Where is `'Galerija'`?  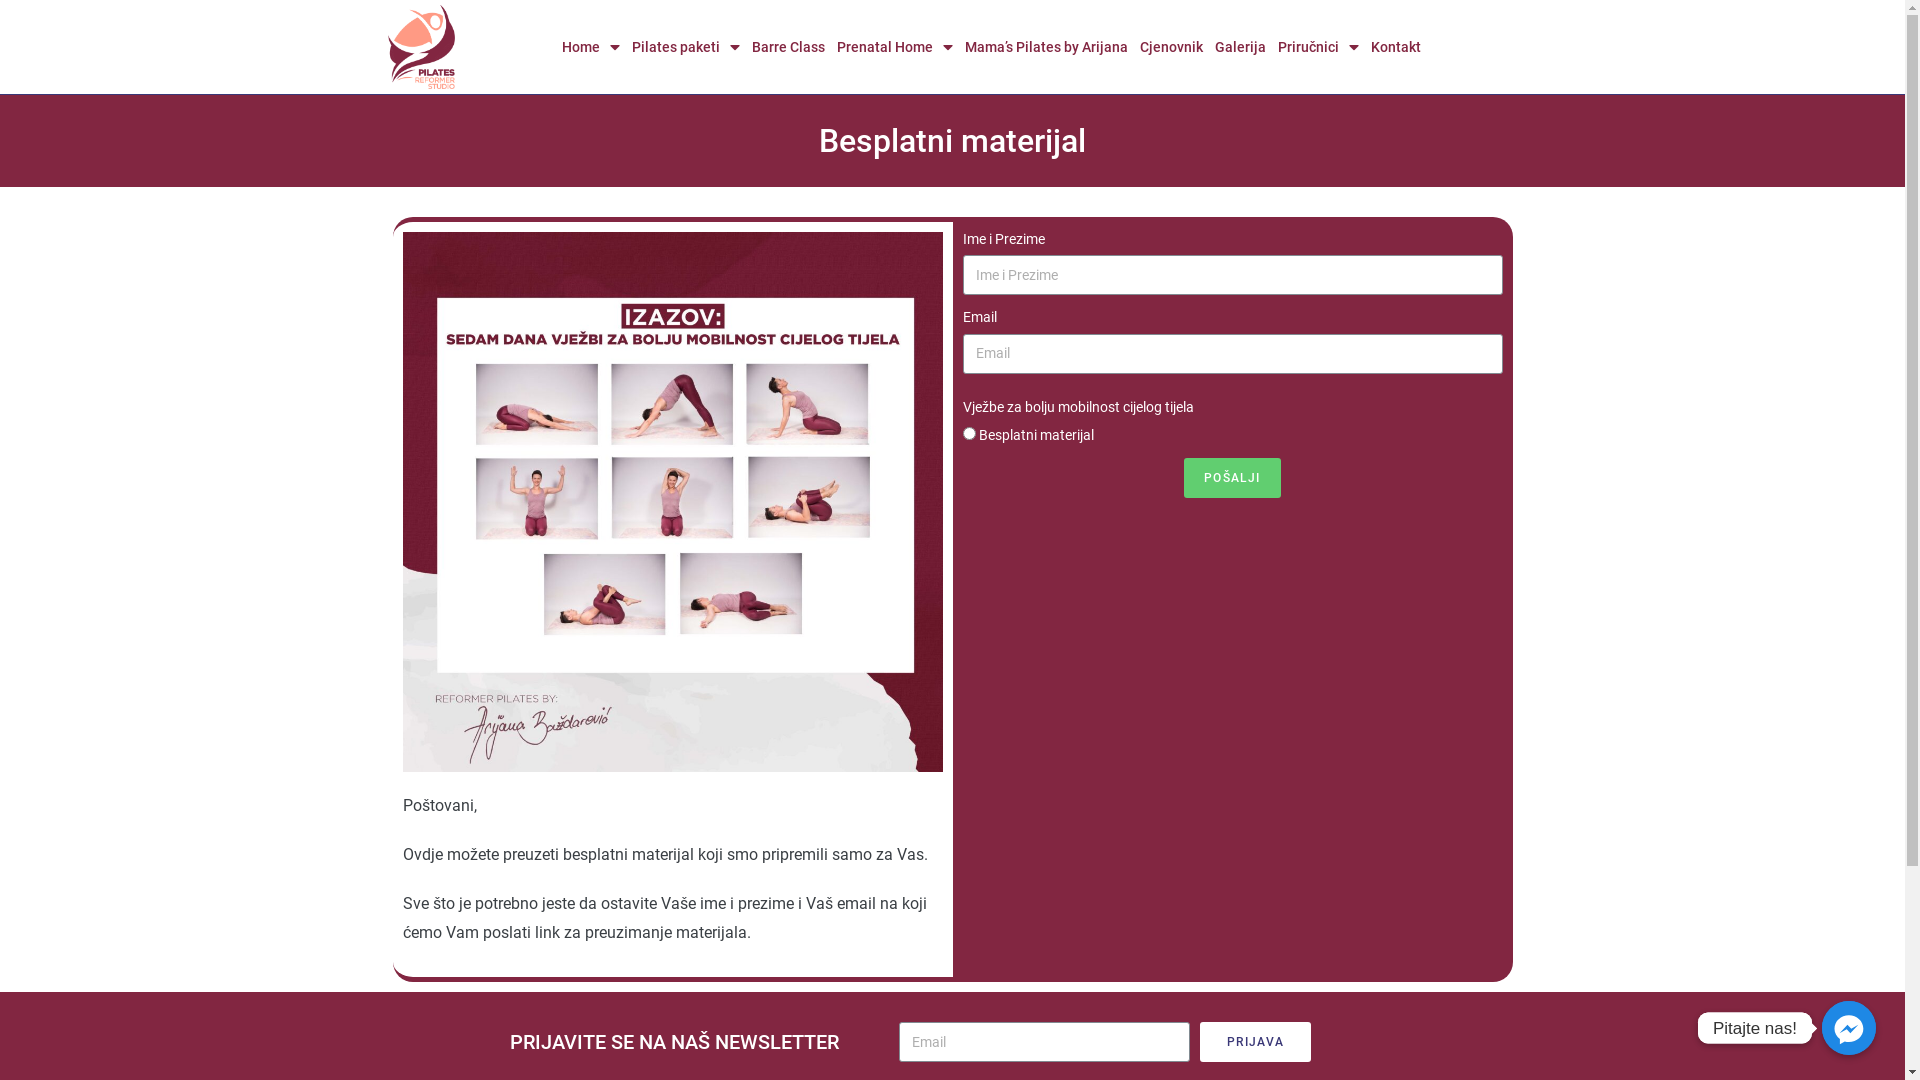 'Galerija' is located at coordinates (1239, 45).